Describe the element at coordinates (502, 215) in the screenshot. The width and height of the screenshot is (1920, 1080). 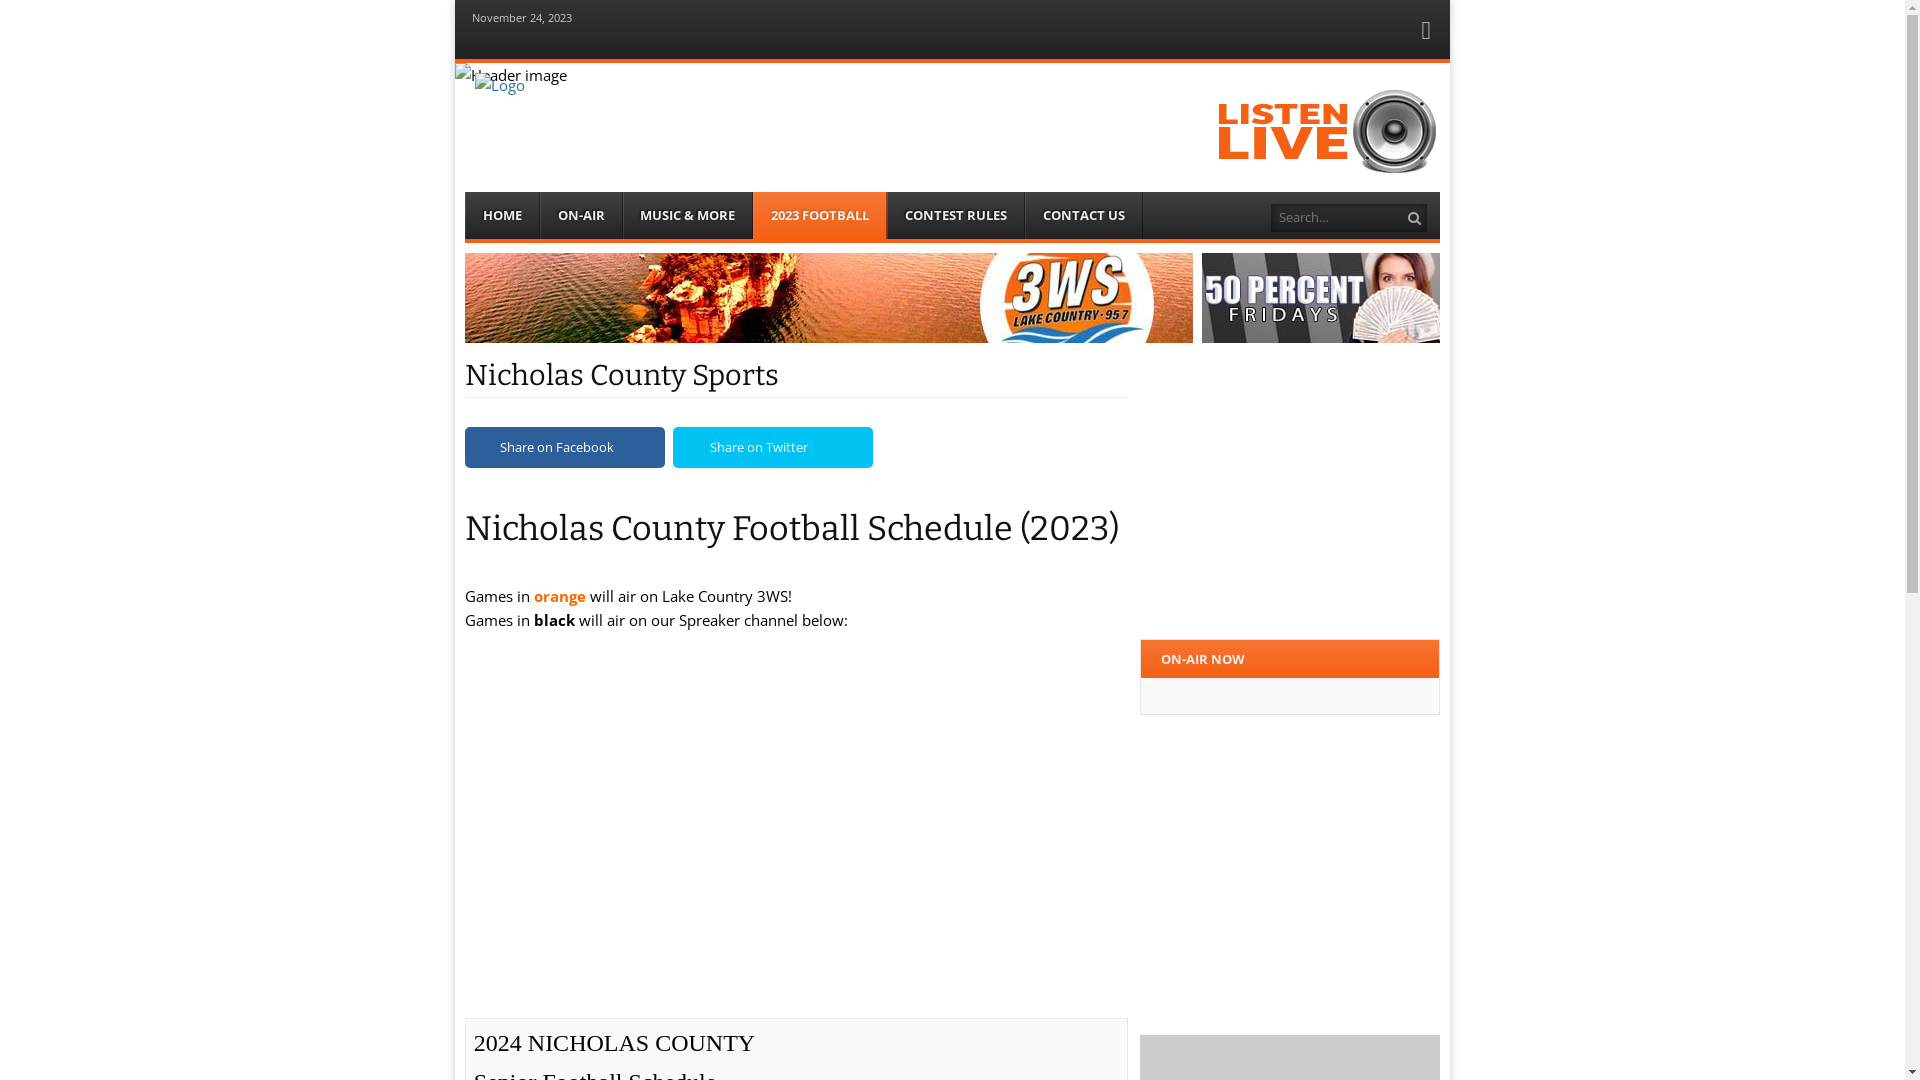
I see `'HOME'` at that location.